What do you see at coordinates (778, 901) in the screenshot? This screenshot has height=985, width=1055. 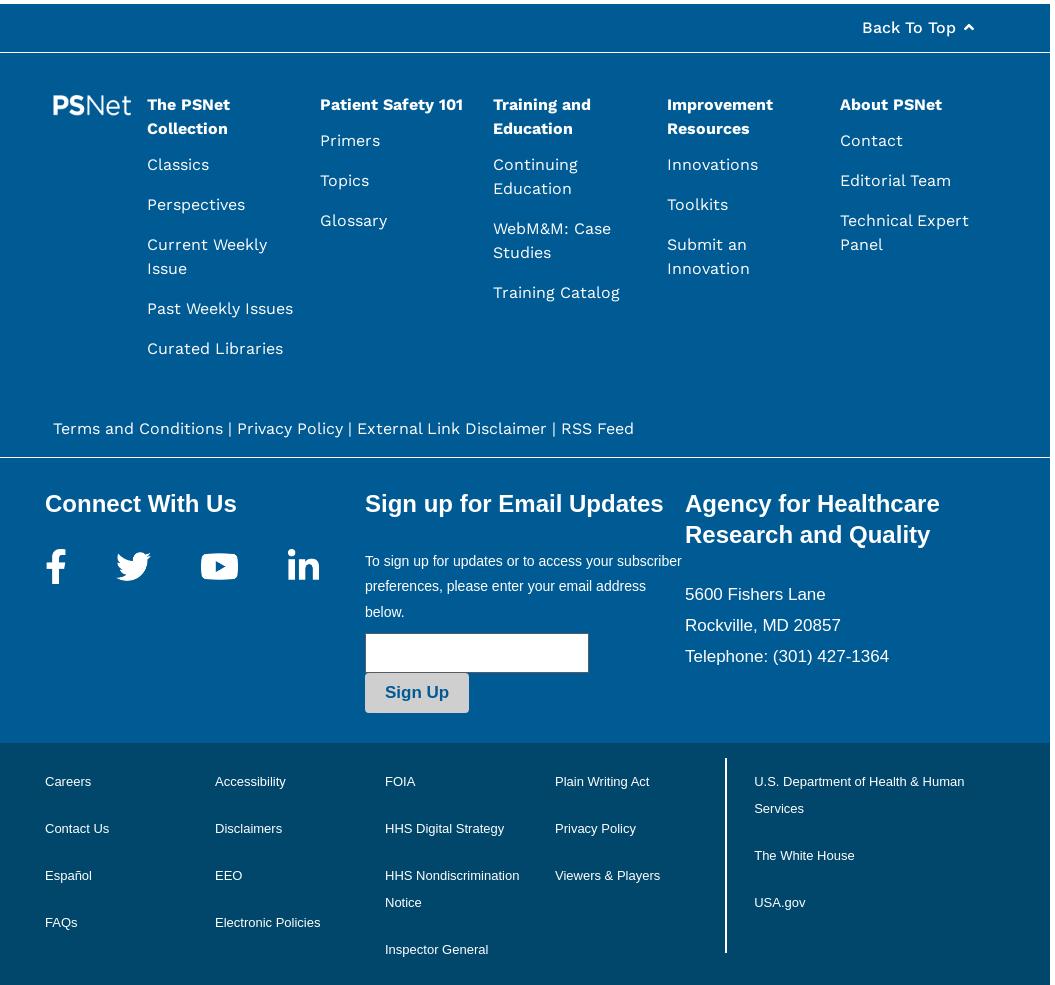 I see `'USA.gov'` at bounding box center [778, 901].